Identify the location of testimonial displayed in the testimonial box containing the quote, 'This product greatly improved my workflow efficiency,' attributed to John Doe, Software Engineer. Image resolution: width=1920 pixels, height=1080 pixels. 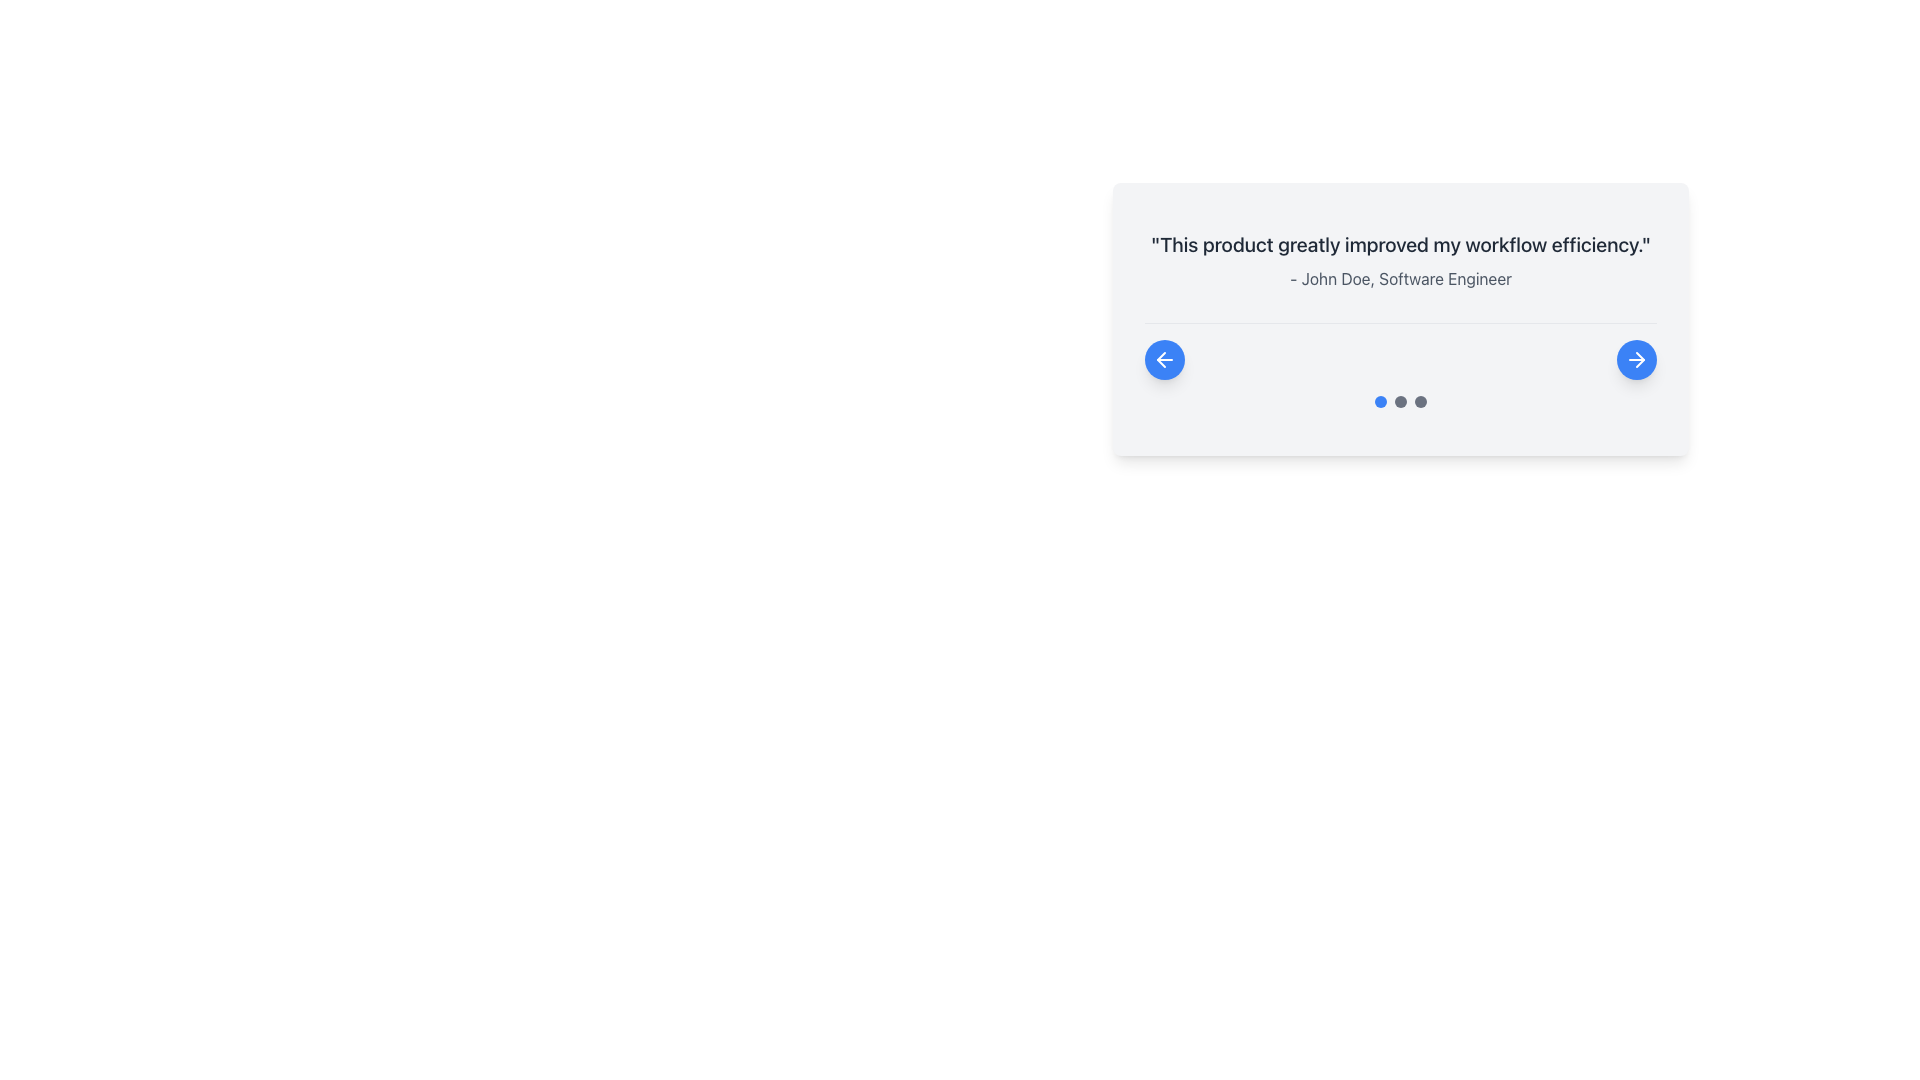
(1400, 412).